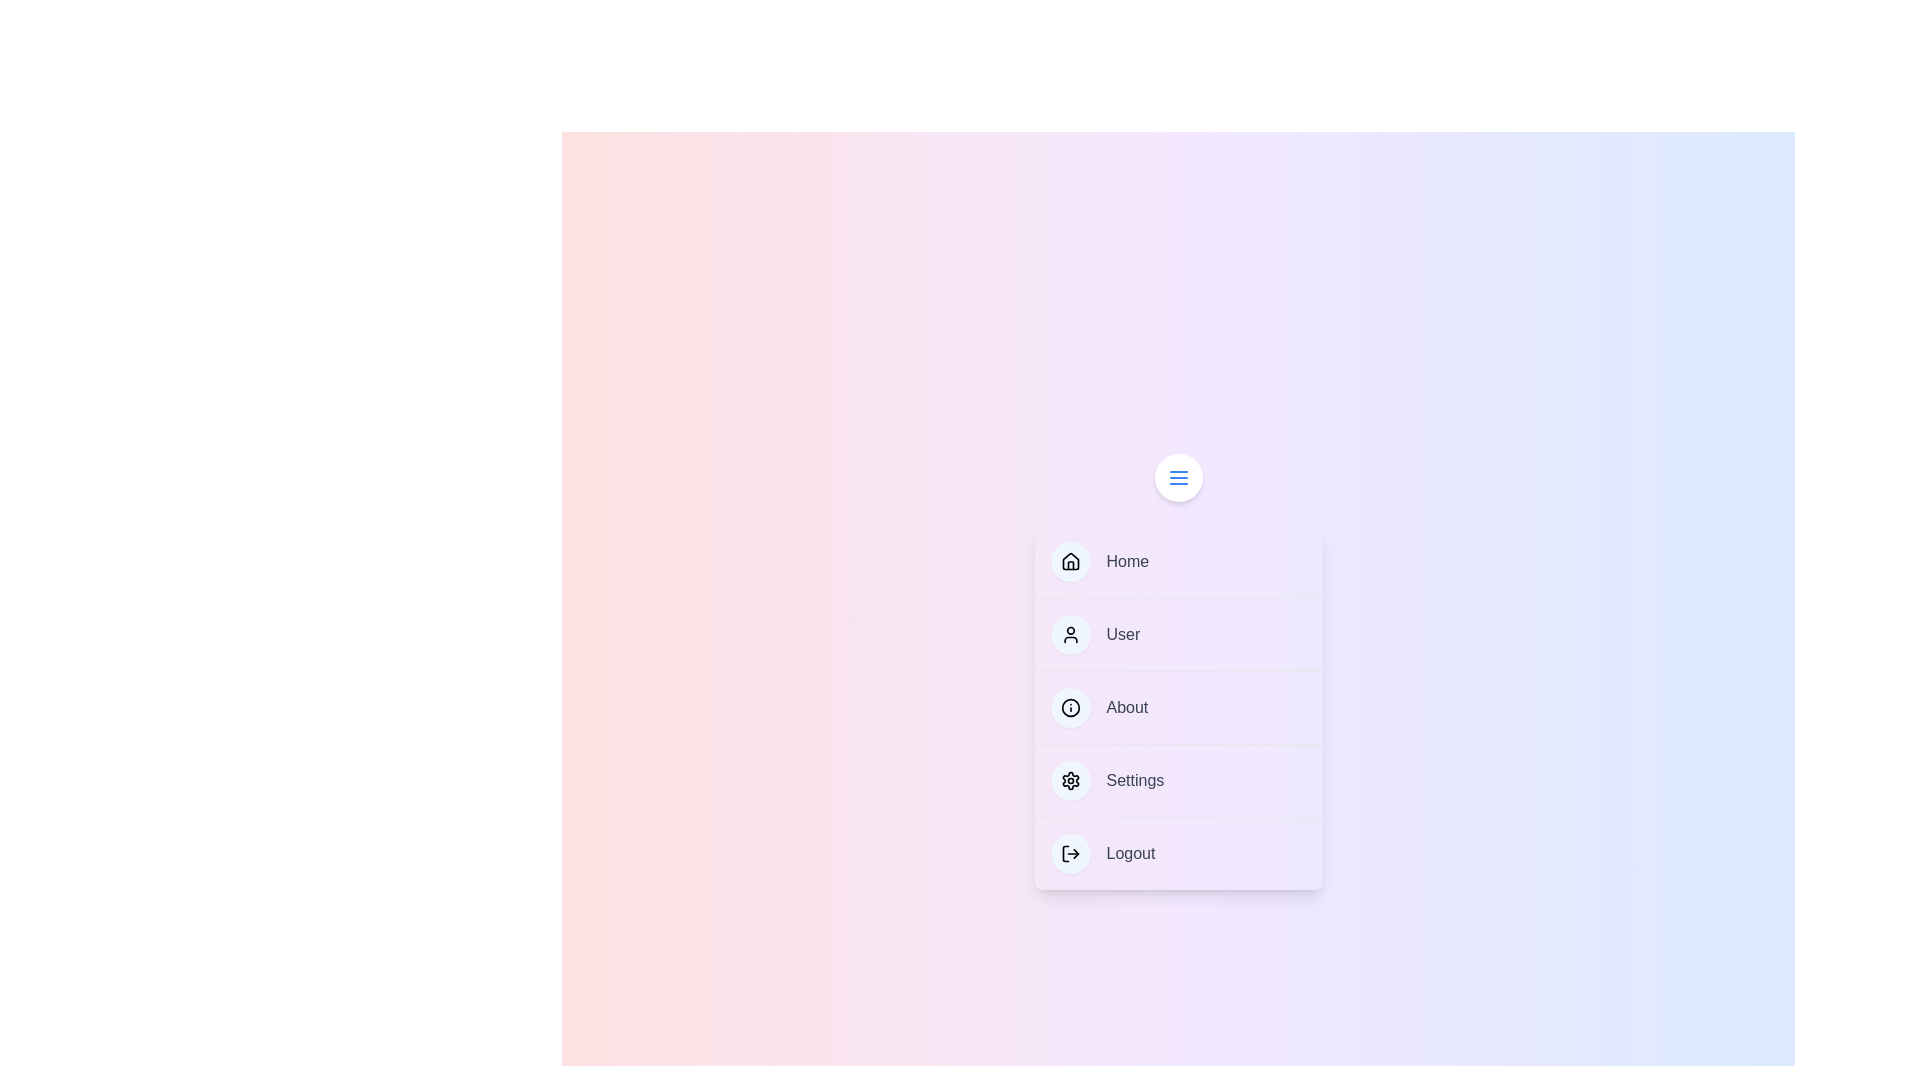 Image resolution: width=1920 pixels, height=1080 pixels. I want to click on the icon of the menu item labeled Logout, so click(1069, 853).